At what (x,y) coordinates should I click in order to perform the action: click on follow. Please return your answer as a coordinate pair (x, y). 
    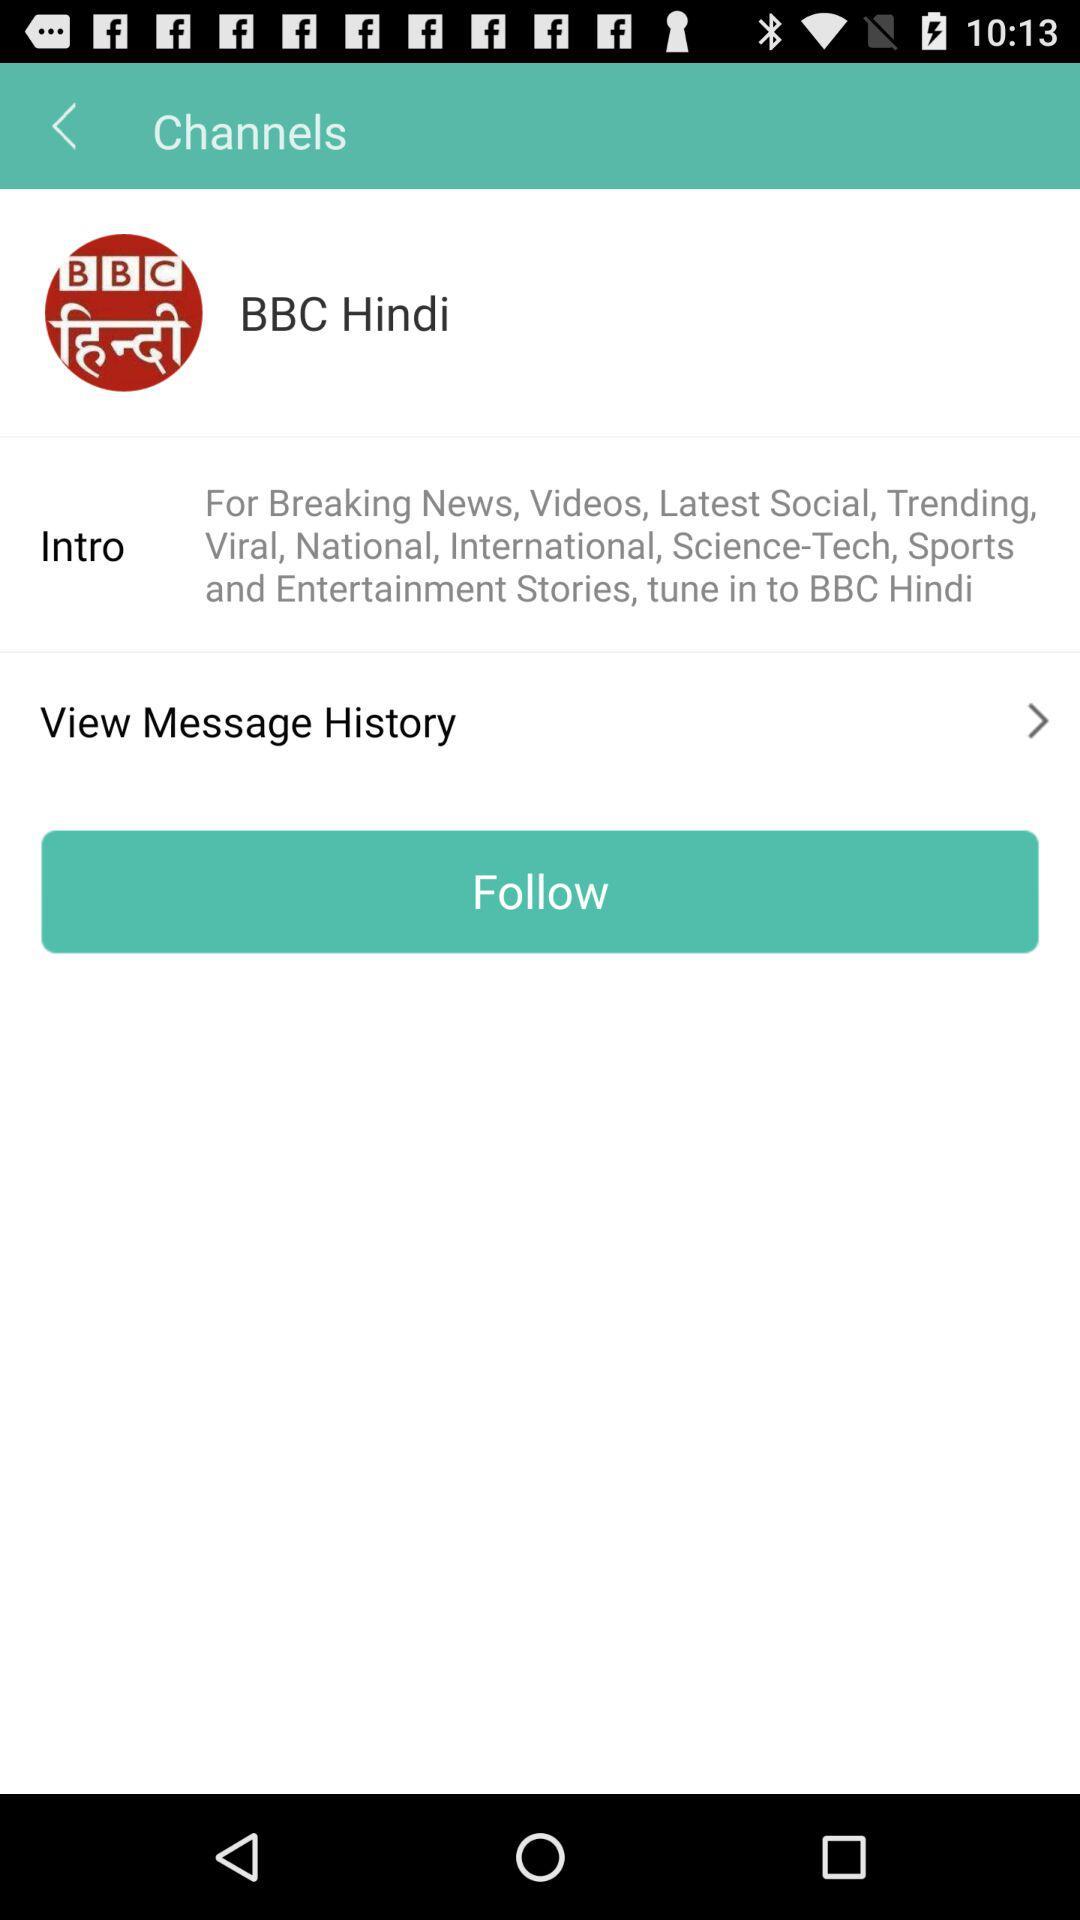
    Looking at the image, I should click on (540, 890).